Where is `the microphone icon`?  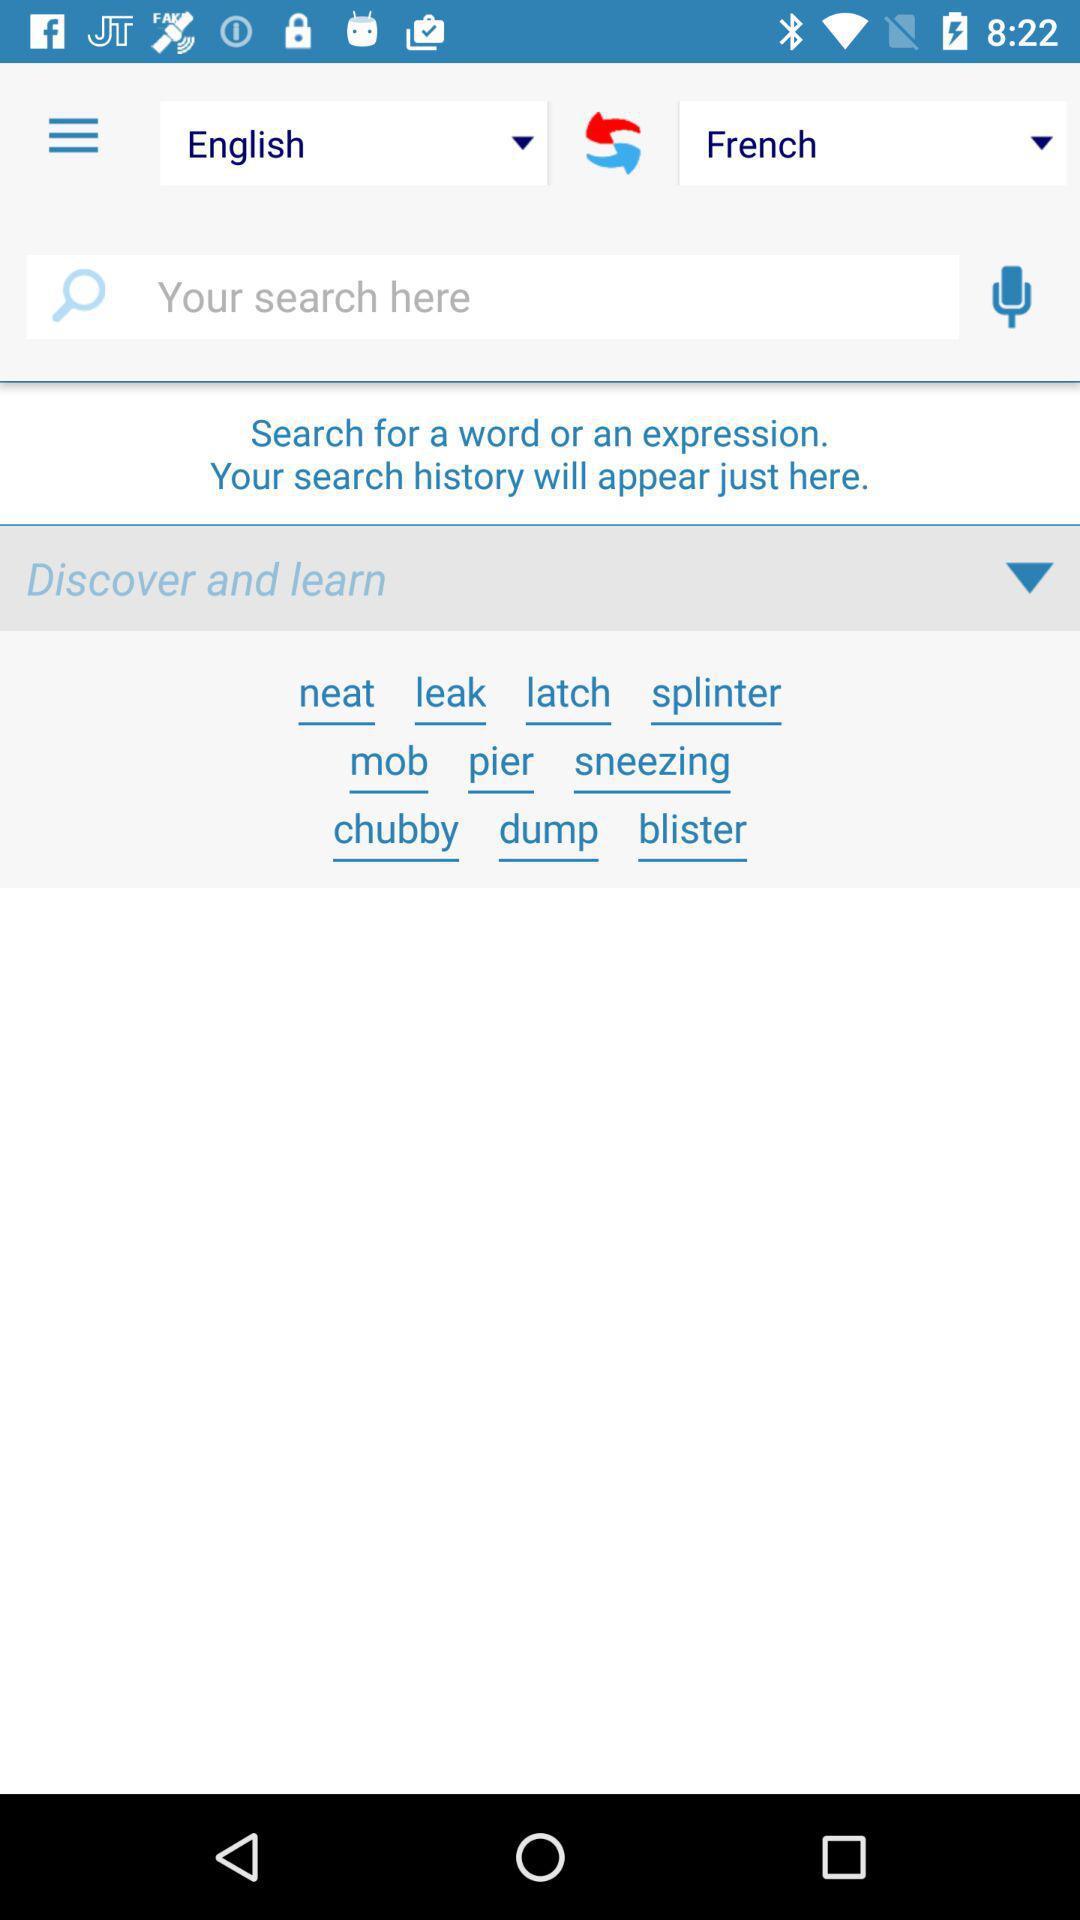 the microphone icon is located at coordinates (1011, 296).